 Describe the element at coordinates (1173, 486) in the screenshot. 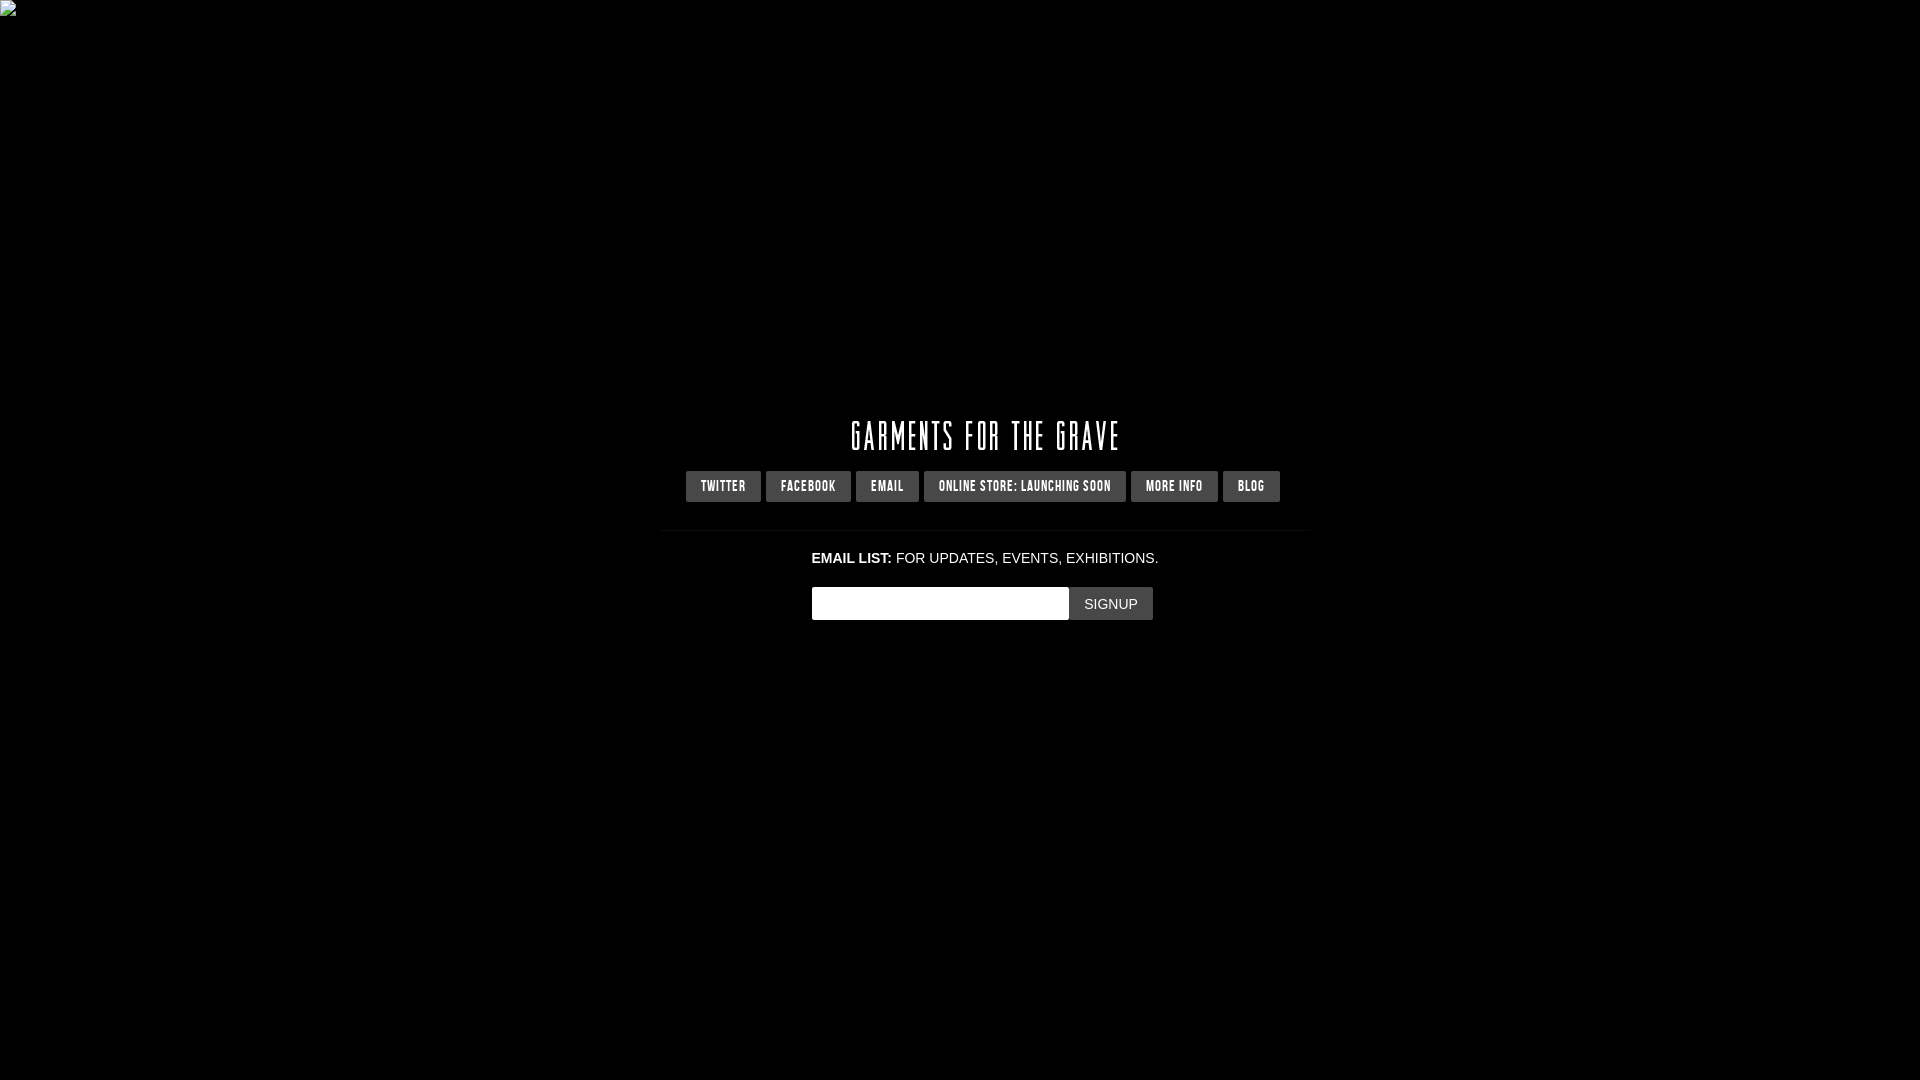

I see `'MORE INFO'` at that location.